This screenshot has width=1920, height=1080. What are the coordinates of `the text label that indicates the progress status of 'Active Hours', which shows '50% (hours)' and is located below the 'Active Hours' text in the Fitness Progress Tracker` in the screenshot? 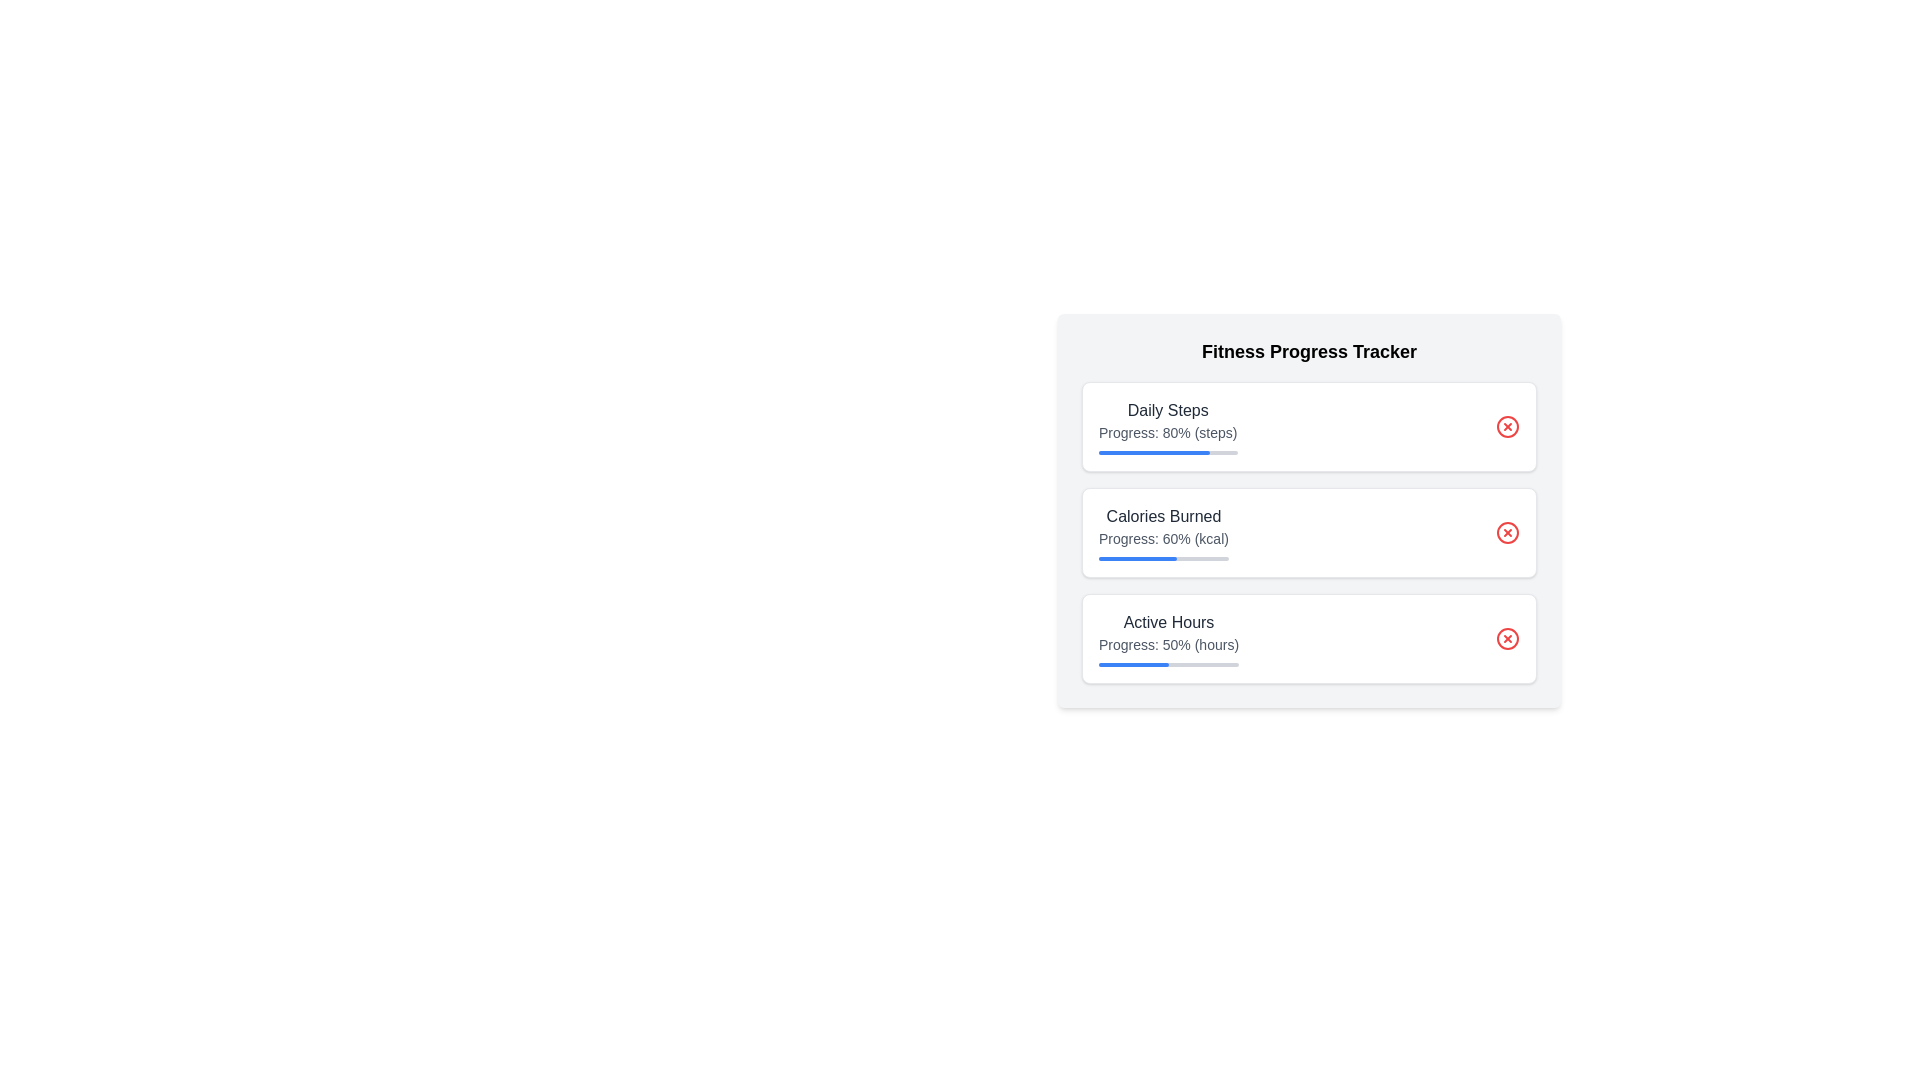 It's located at (1169, 644).